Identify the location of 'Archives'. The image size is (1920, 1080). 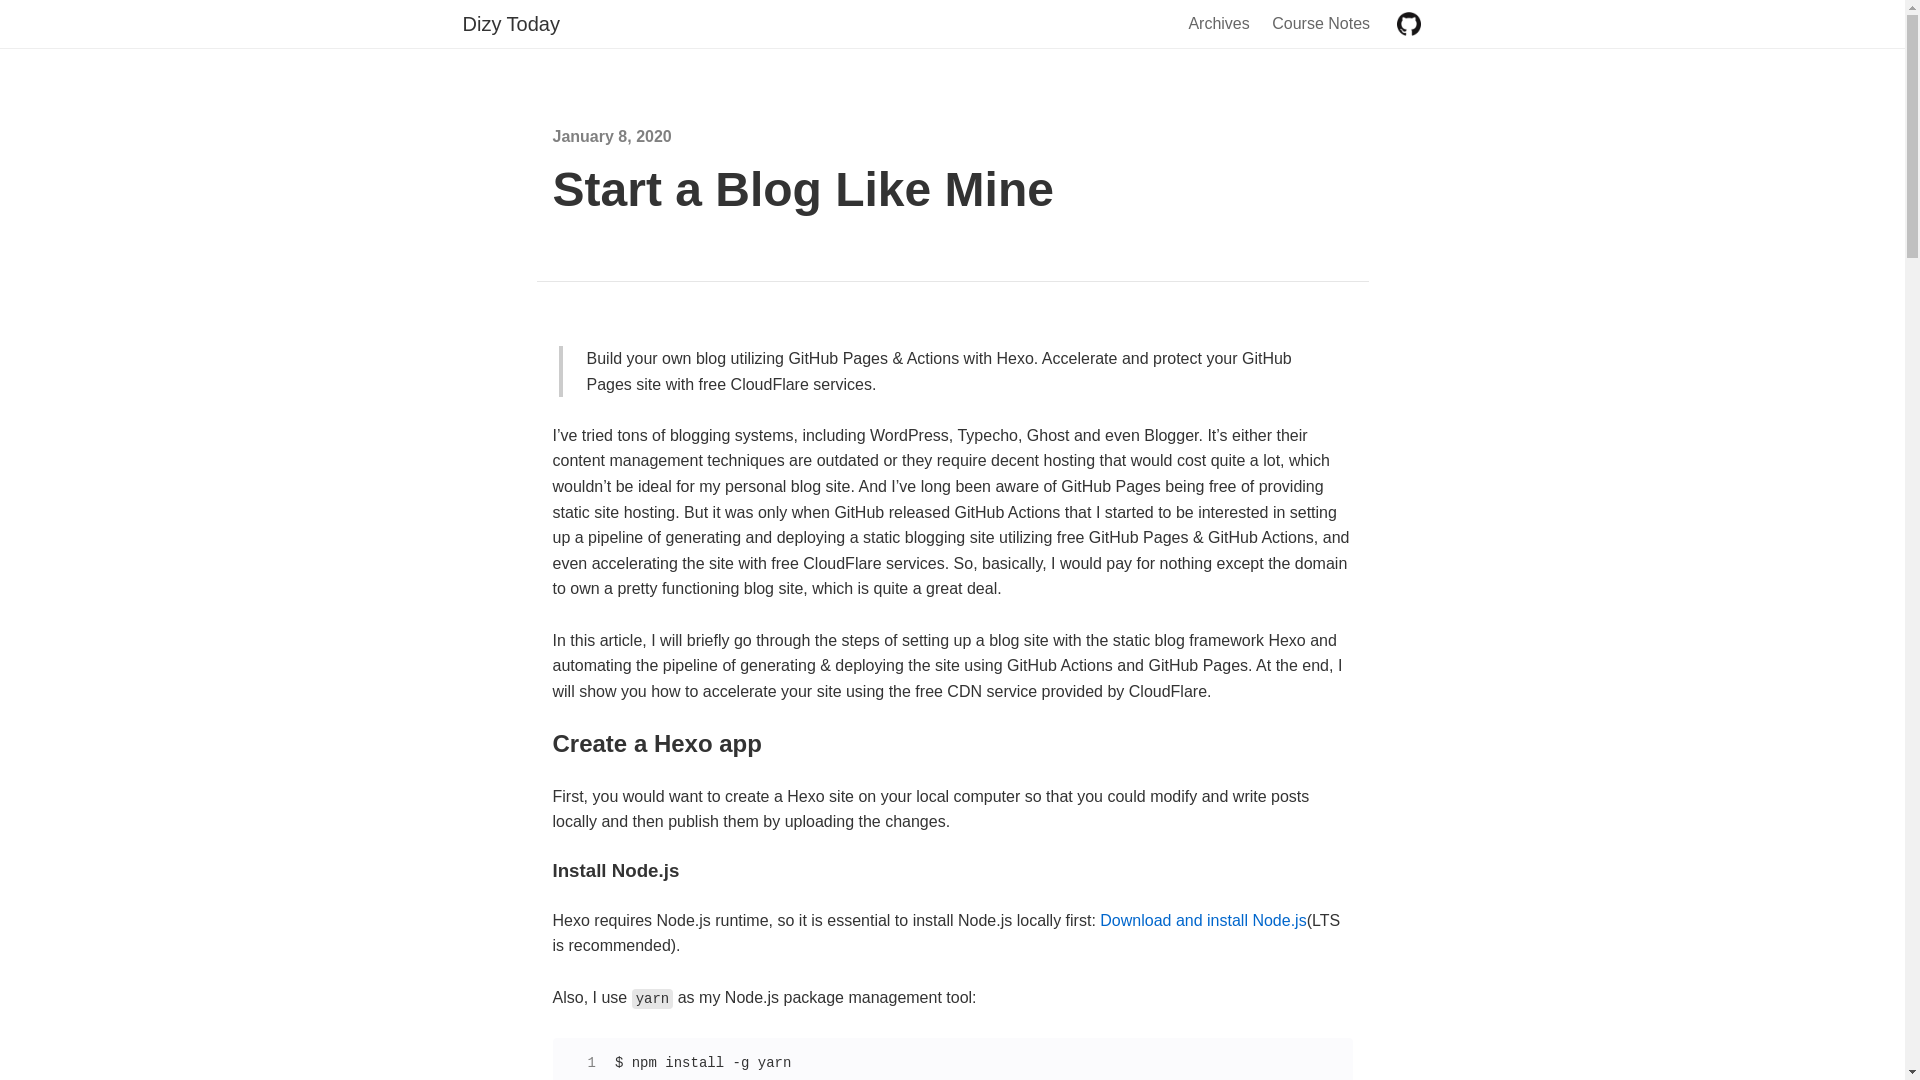
(1188, 23).